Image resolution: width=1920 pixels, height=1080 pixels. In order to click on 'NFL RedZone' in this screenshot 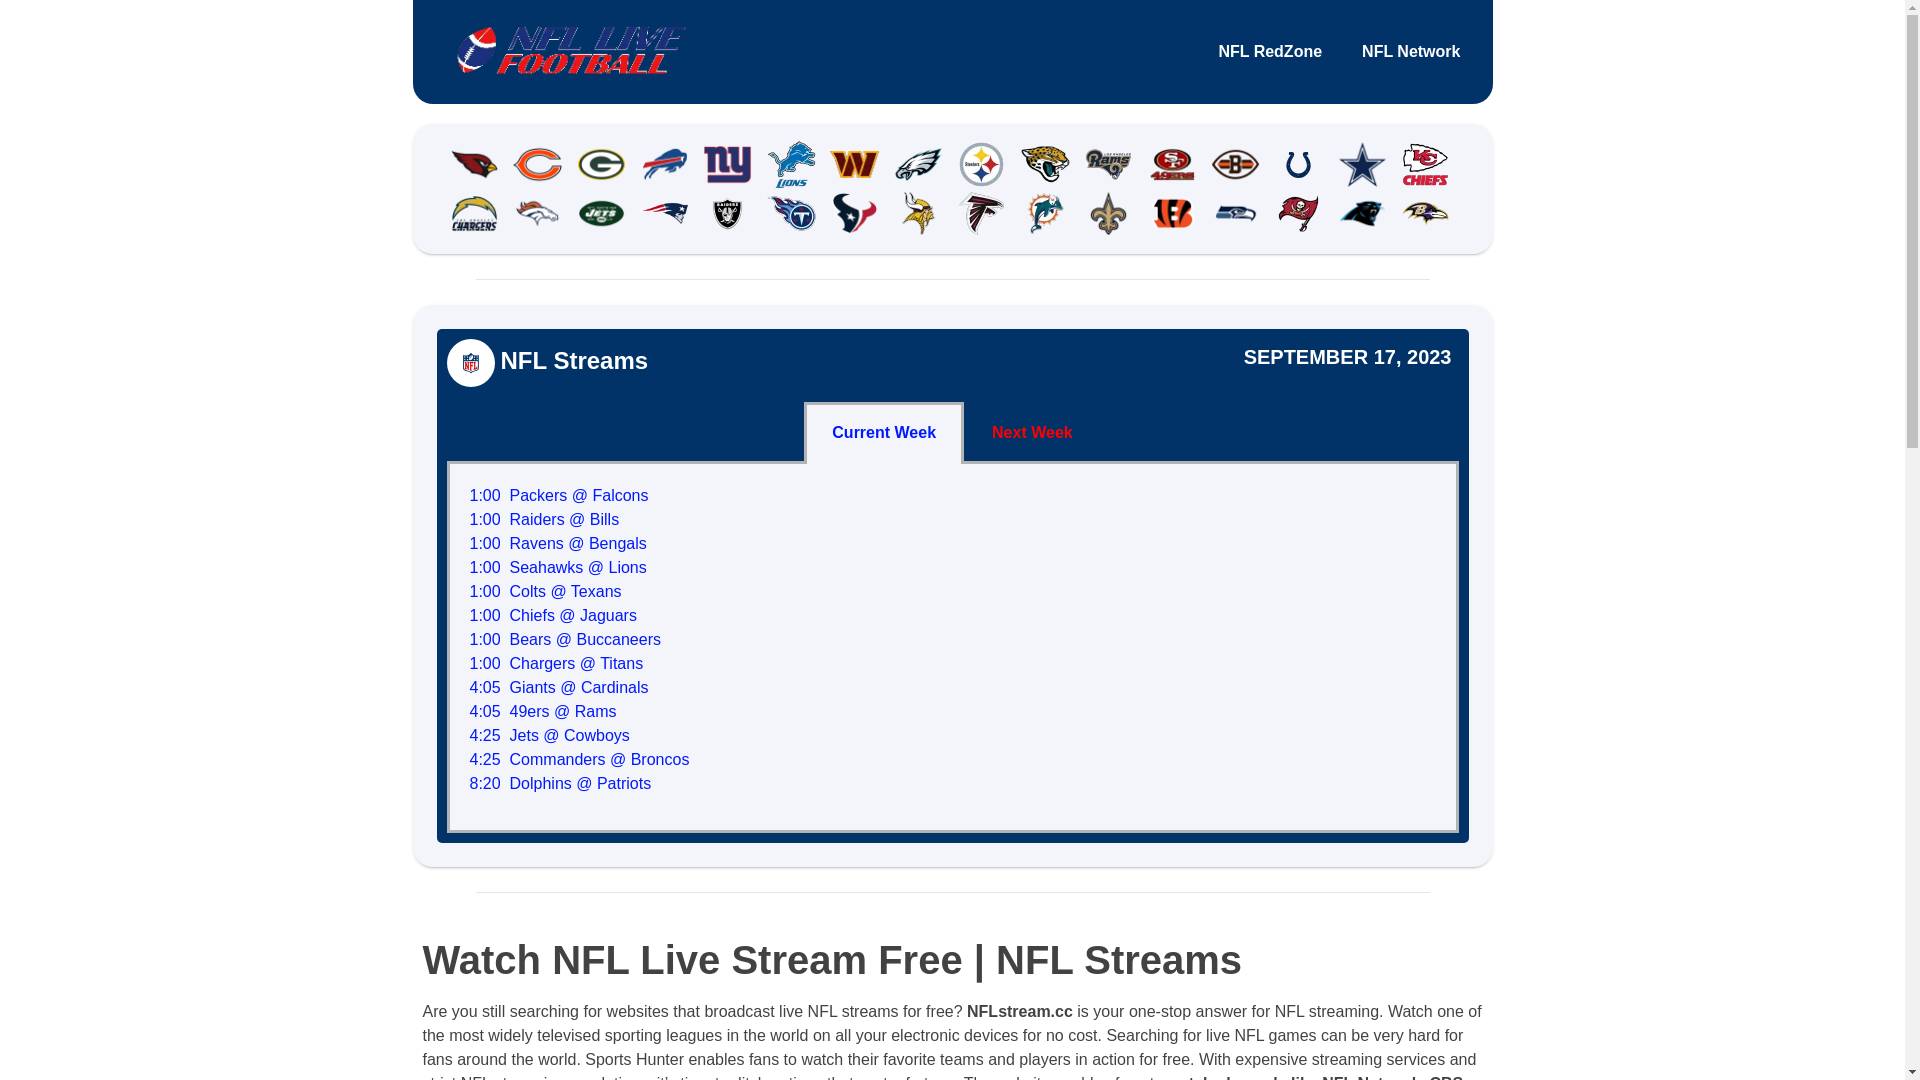, I will do `click(1269, 50)`.